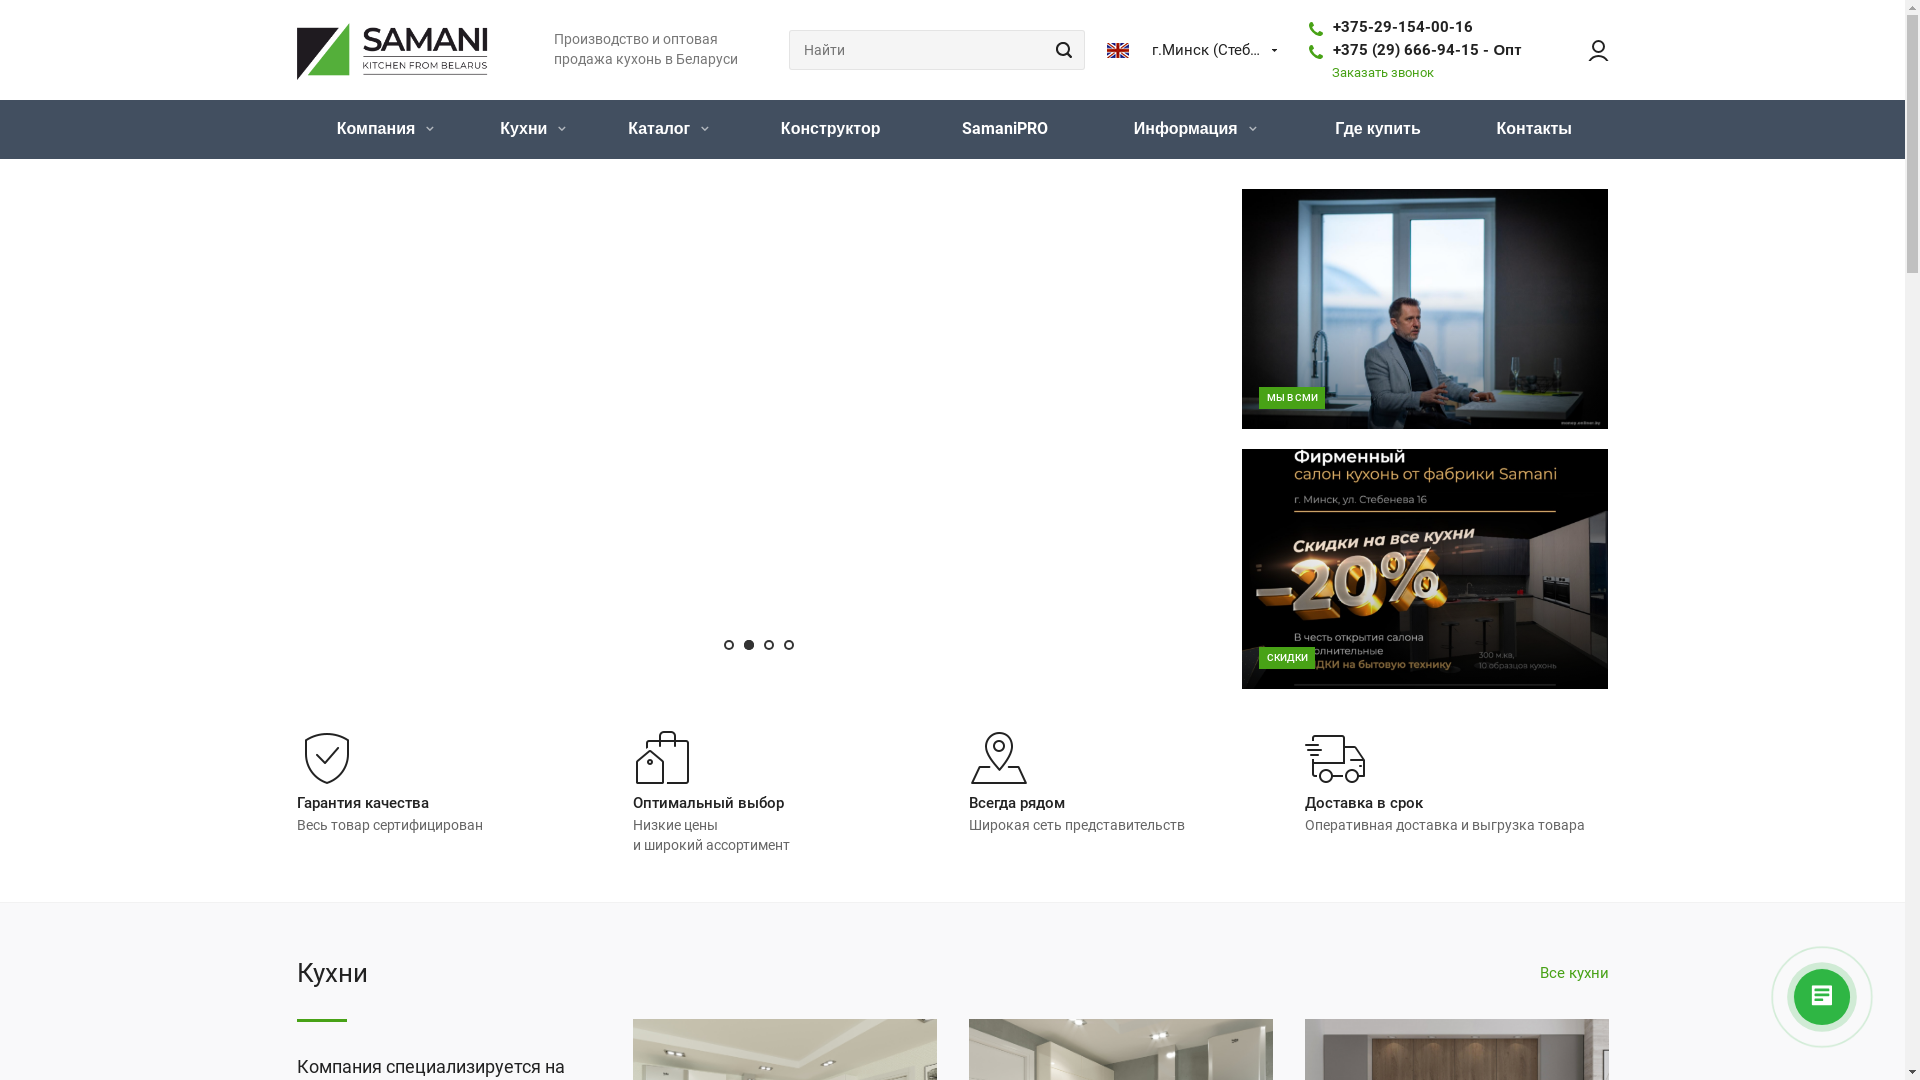 This screenshot has height=1080, width=1920. Describe the element at coordinates (787, 644) in the screenshot. I see `'4'` at that location.